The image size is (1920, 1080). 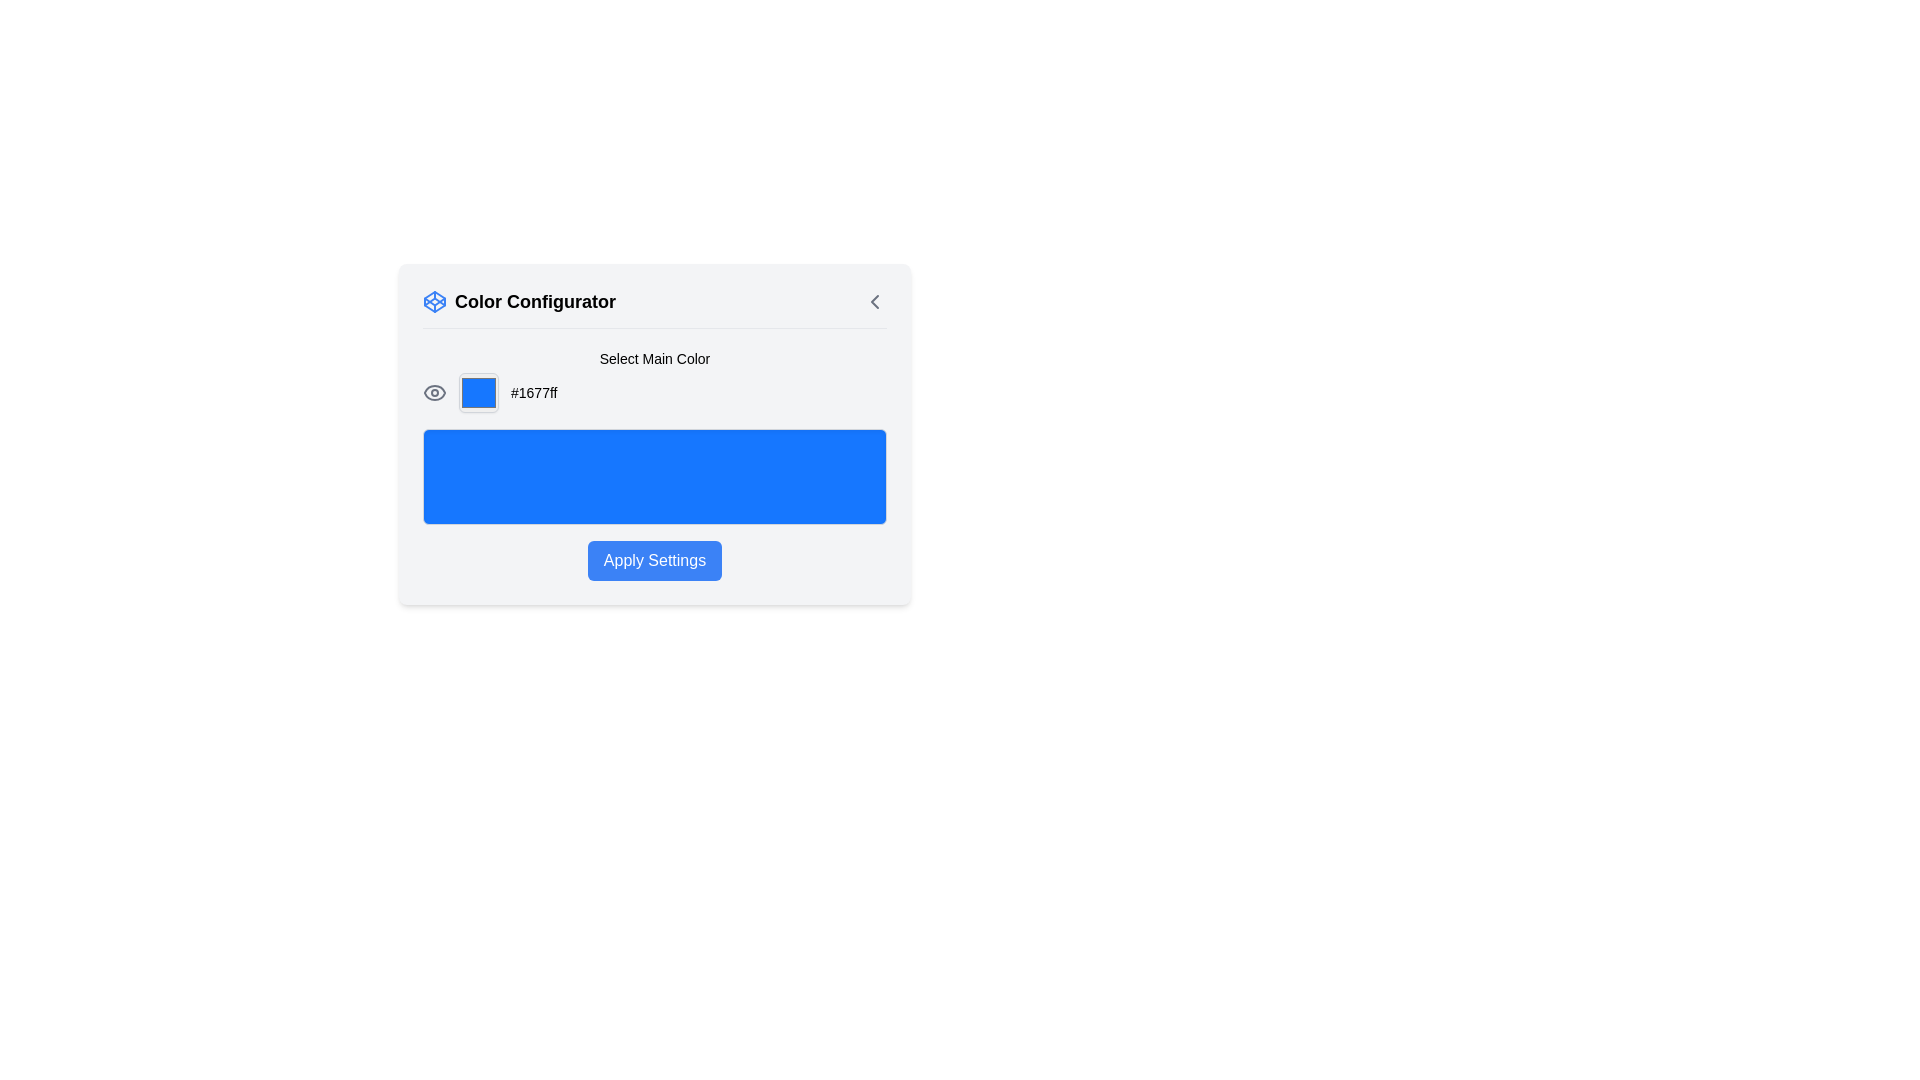 I want to click on the text label displaying 'Color Configurator', which is prominently styled in black with bold font, located at the top of a panel, so click(x=535, y=301).